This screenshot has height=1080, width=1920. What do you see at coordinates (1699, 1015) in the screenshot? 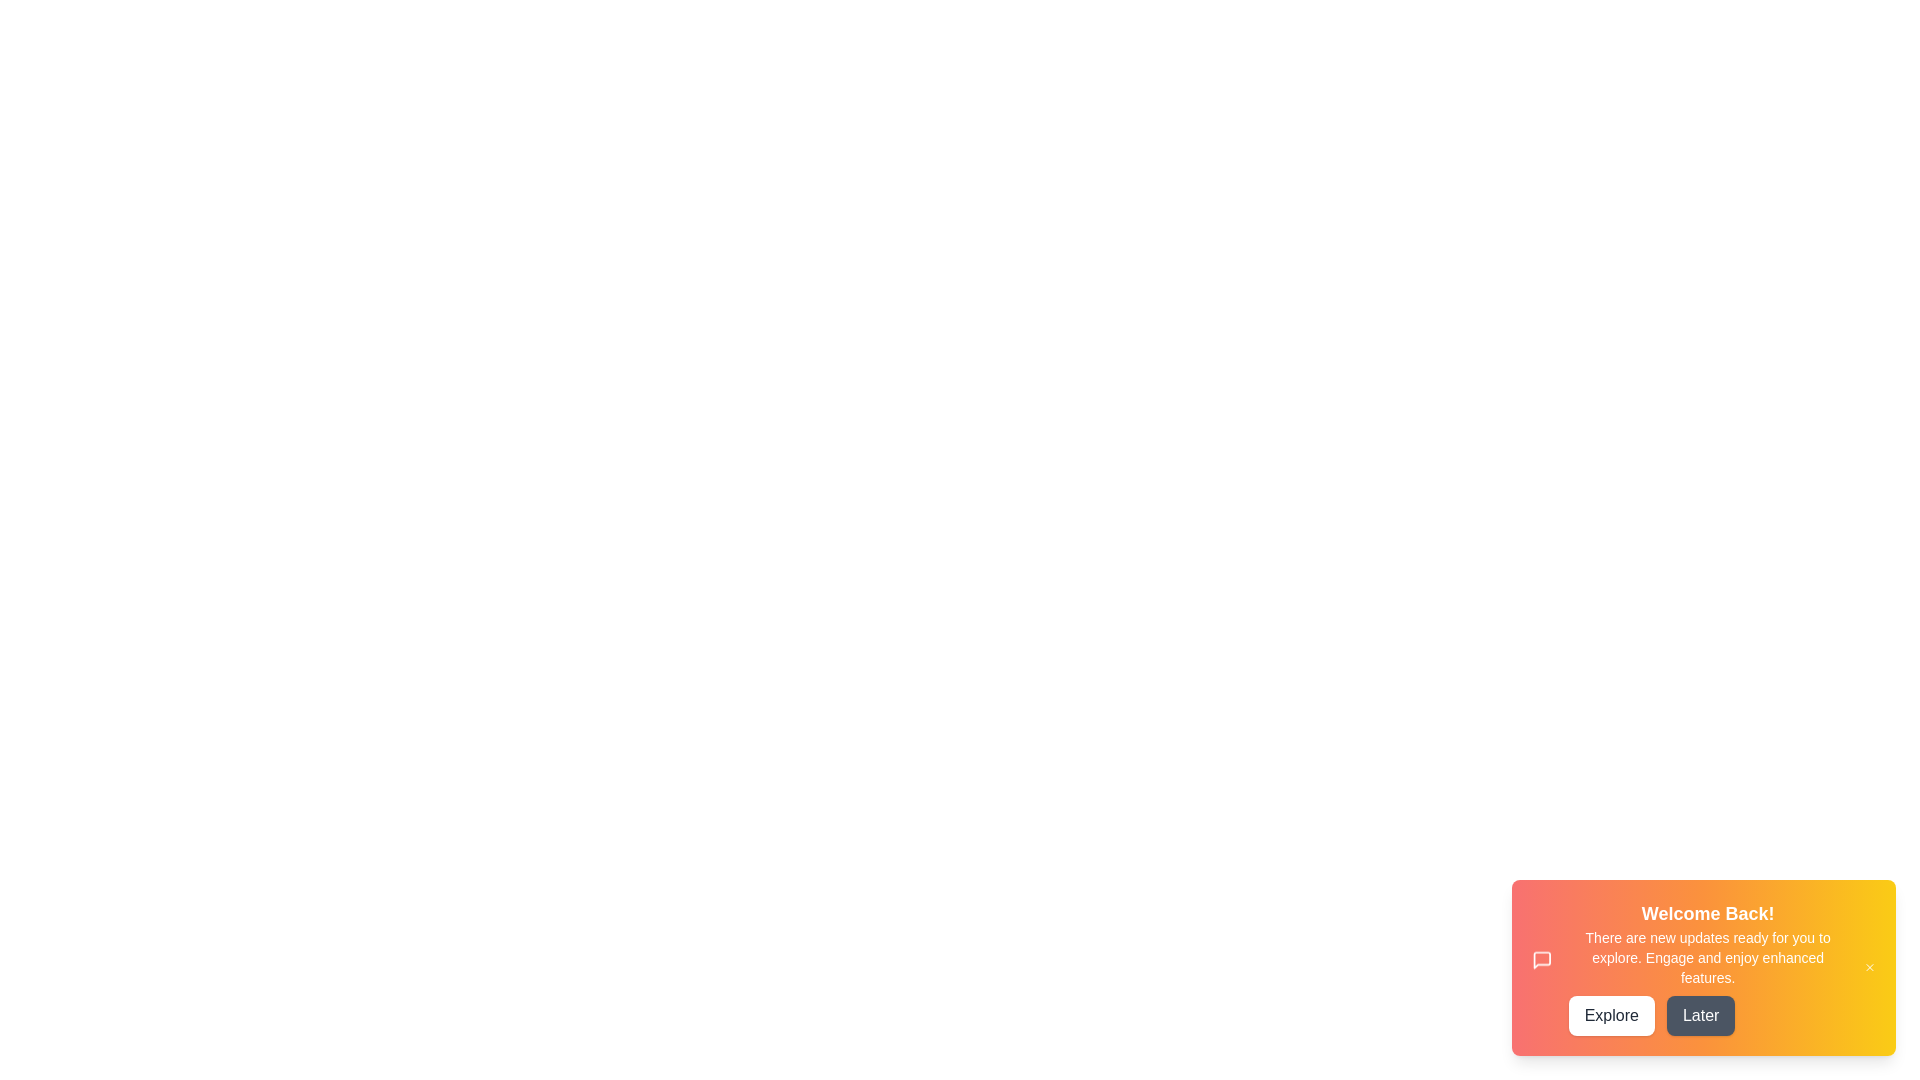
I see `'Later' button to dismiss the snackbar` at bounding box center [1699, 1015].